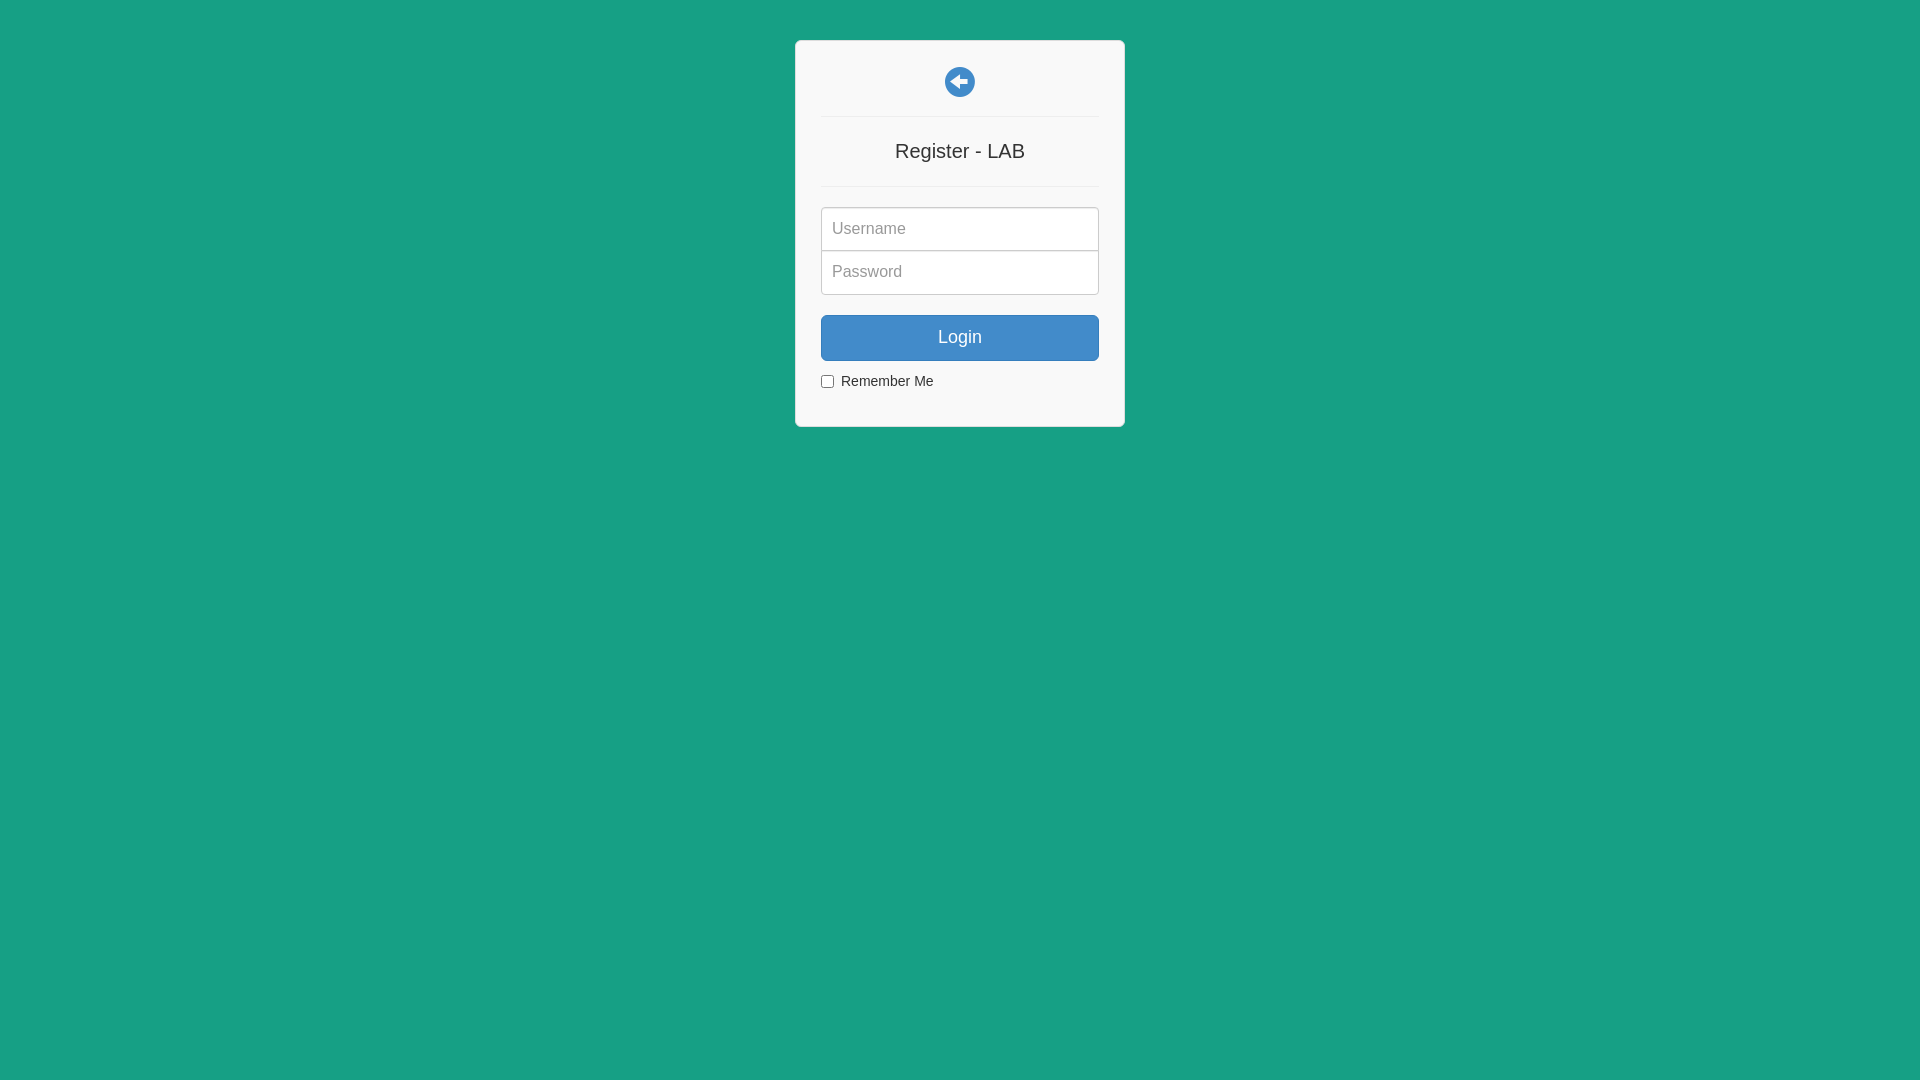 Image resolution: width=1920 pixels, height=1080 pixels. What do you see at coordinates (960, 337) in the screenshot?
I see `'Login'` at bounding box center [960, 337].